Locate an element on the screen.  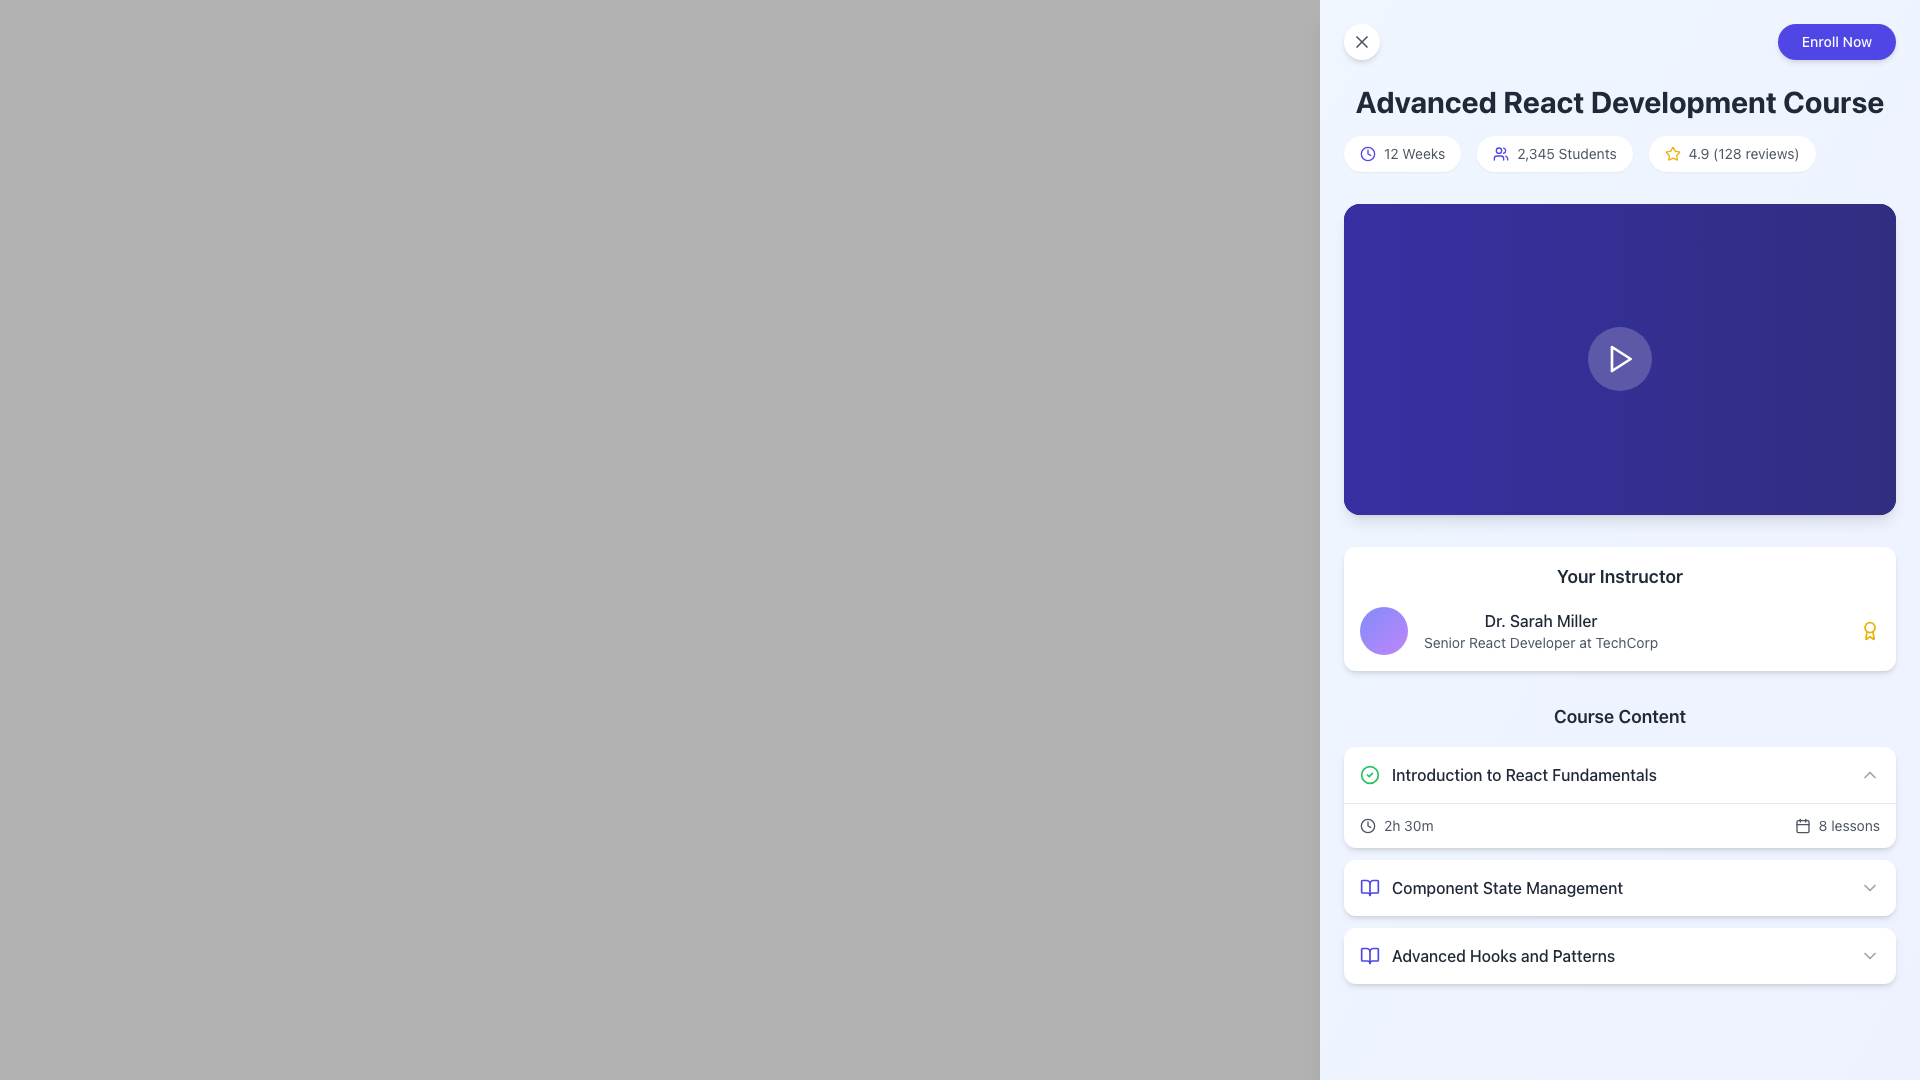
the Information display panel that summarizes metrics for the 'Advanced React Development Course', located above the video player section is located at coordinates (1620, 153).